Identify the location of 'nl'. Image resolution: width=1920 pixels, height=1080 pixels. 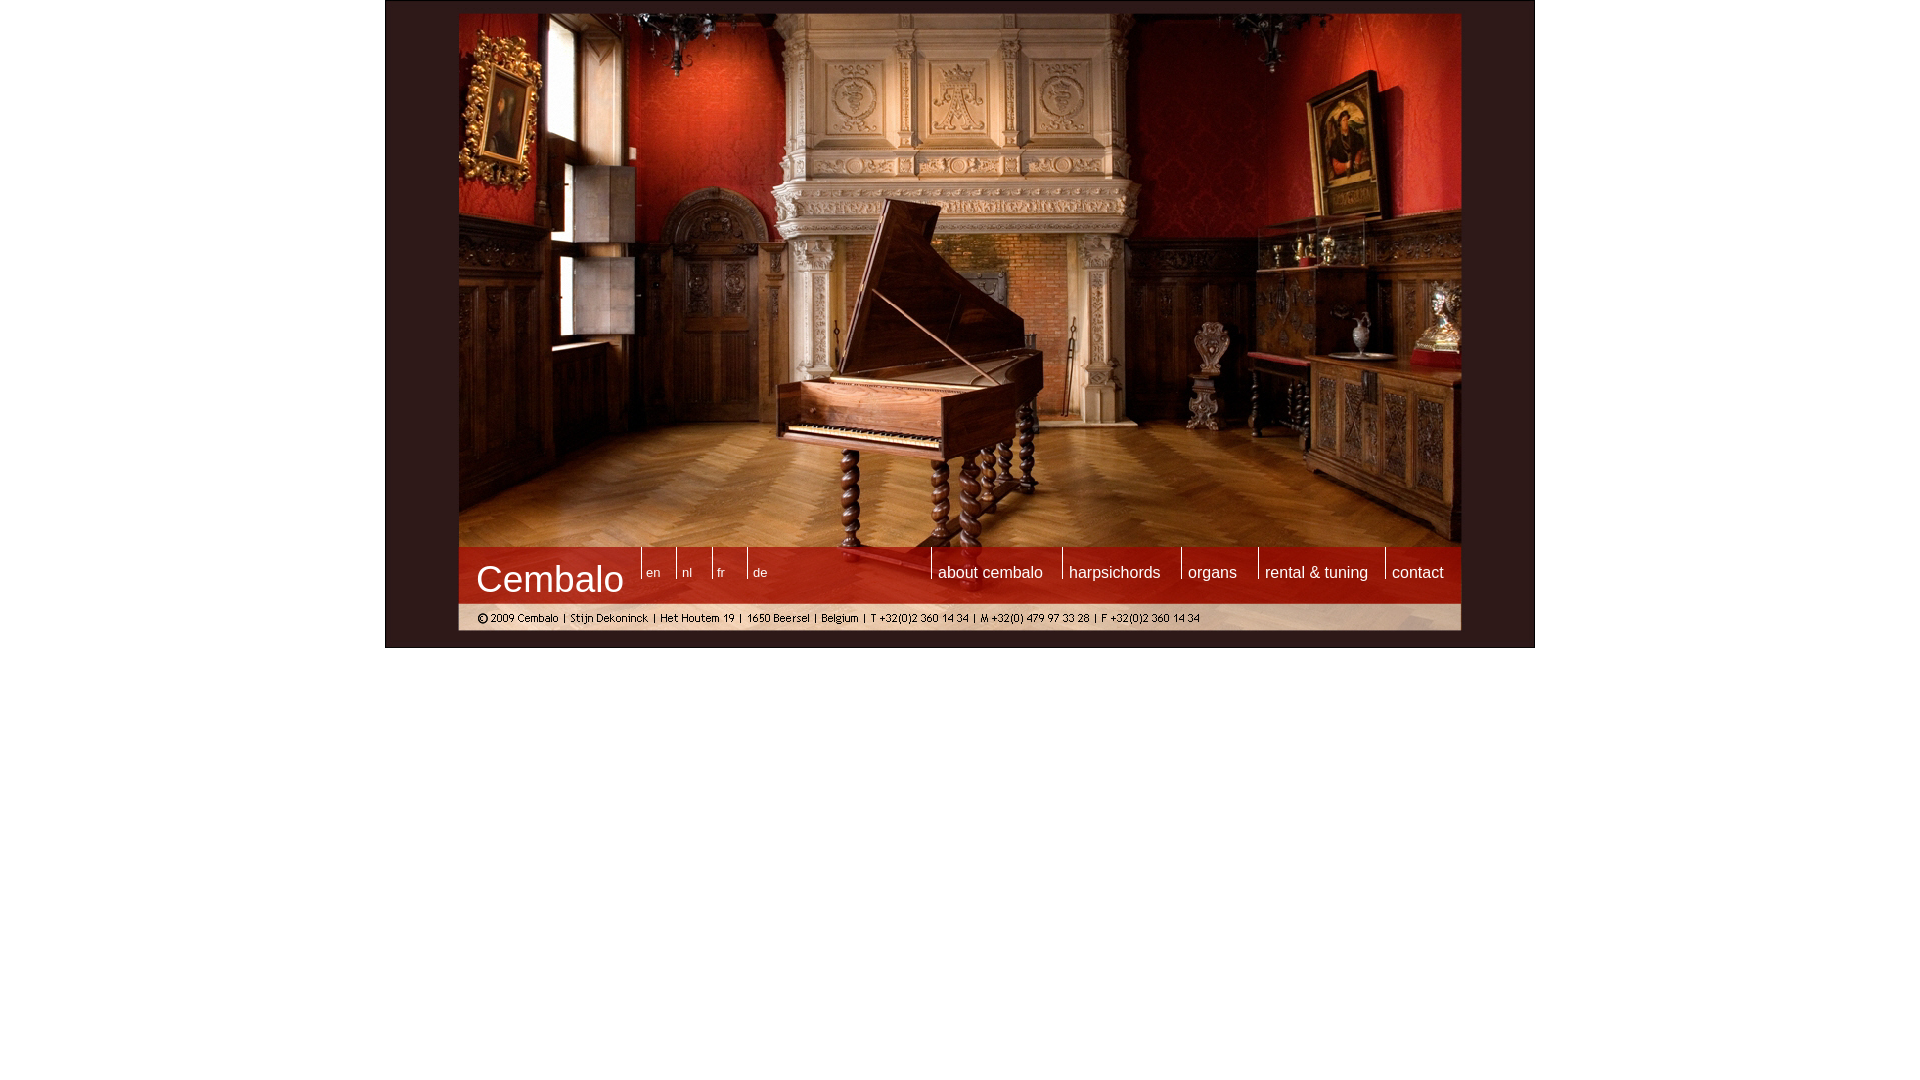
(686, 572).